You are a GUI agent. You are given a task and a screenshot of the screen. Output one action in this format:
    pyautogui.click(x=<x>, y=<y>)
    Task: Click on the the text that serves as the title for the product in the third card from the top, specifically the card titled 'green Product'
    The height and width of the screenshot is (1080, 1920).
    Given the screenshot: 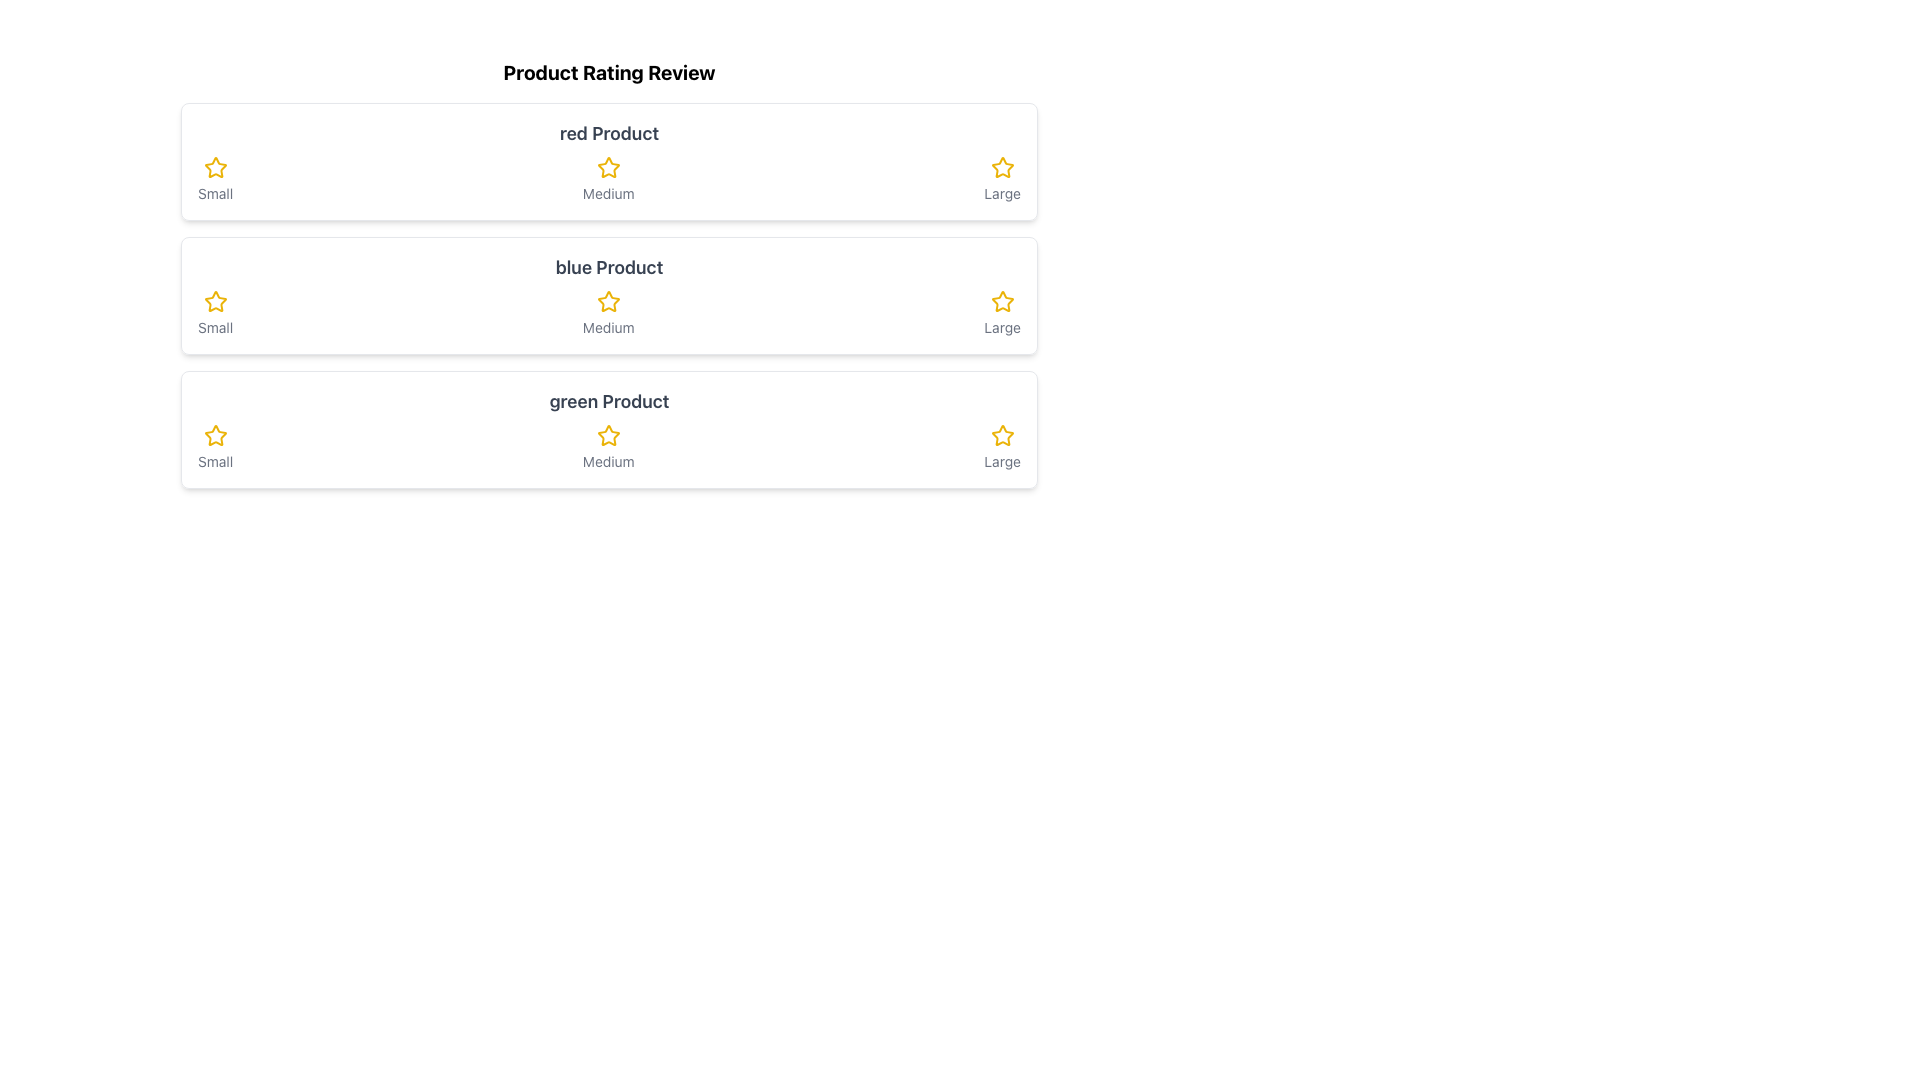 What is the action you would take?
    pyautogui.click(x=608, y=401)
    